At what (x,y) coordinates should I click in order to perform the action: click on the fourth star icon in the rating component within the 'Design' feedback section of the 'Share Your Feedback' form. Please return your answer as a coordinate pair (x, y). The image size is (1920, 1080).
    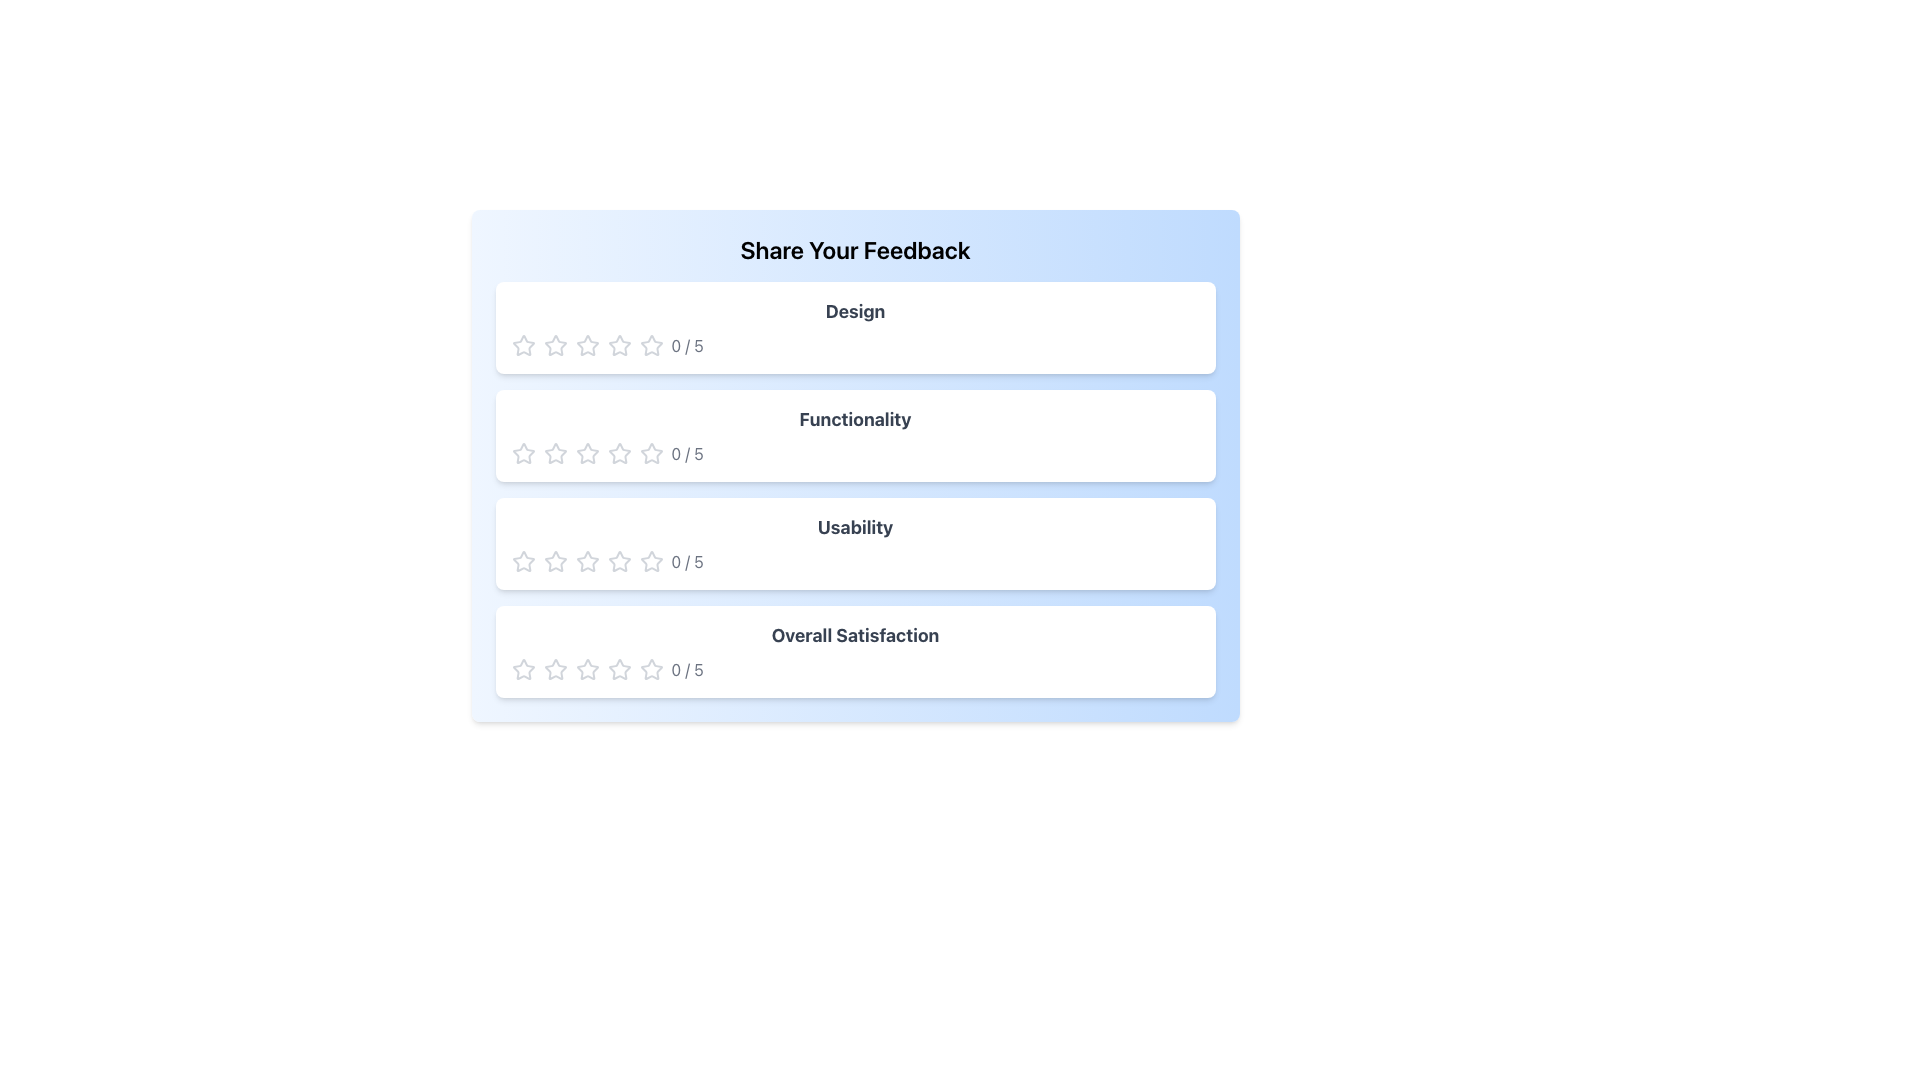
    Looking at the image, I should click on (618, 345).